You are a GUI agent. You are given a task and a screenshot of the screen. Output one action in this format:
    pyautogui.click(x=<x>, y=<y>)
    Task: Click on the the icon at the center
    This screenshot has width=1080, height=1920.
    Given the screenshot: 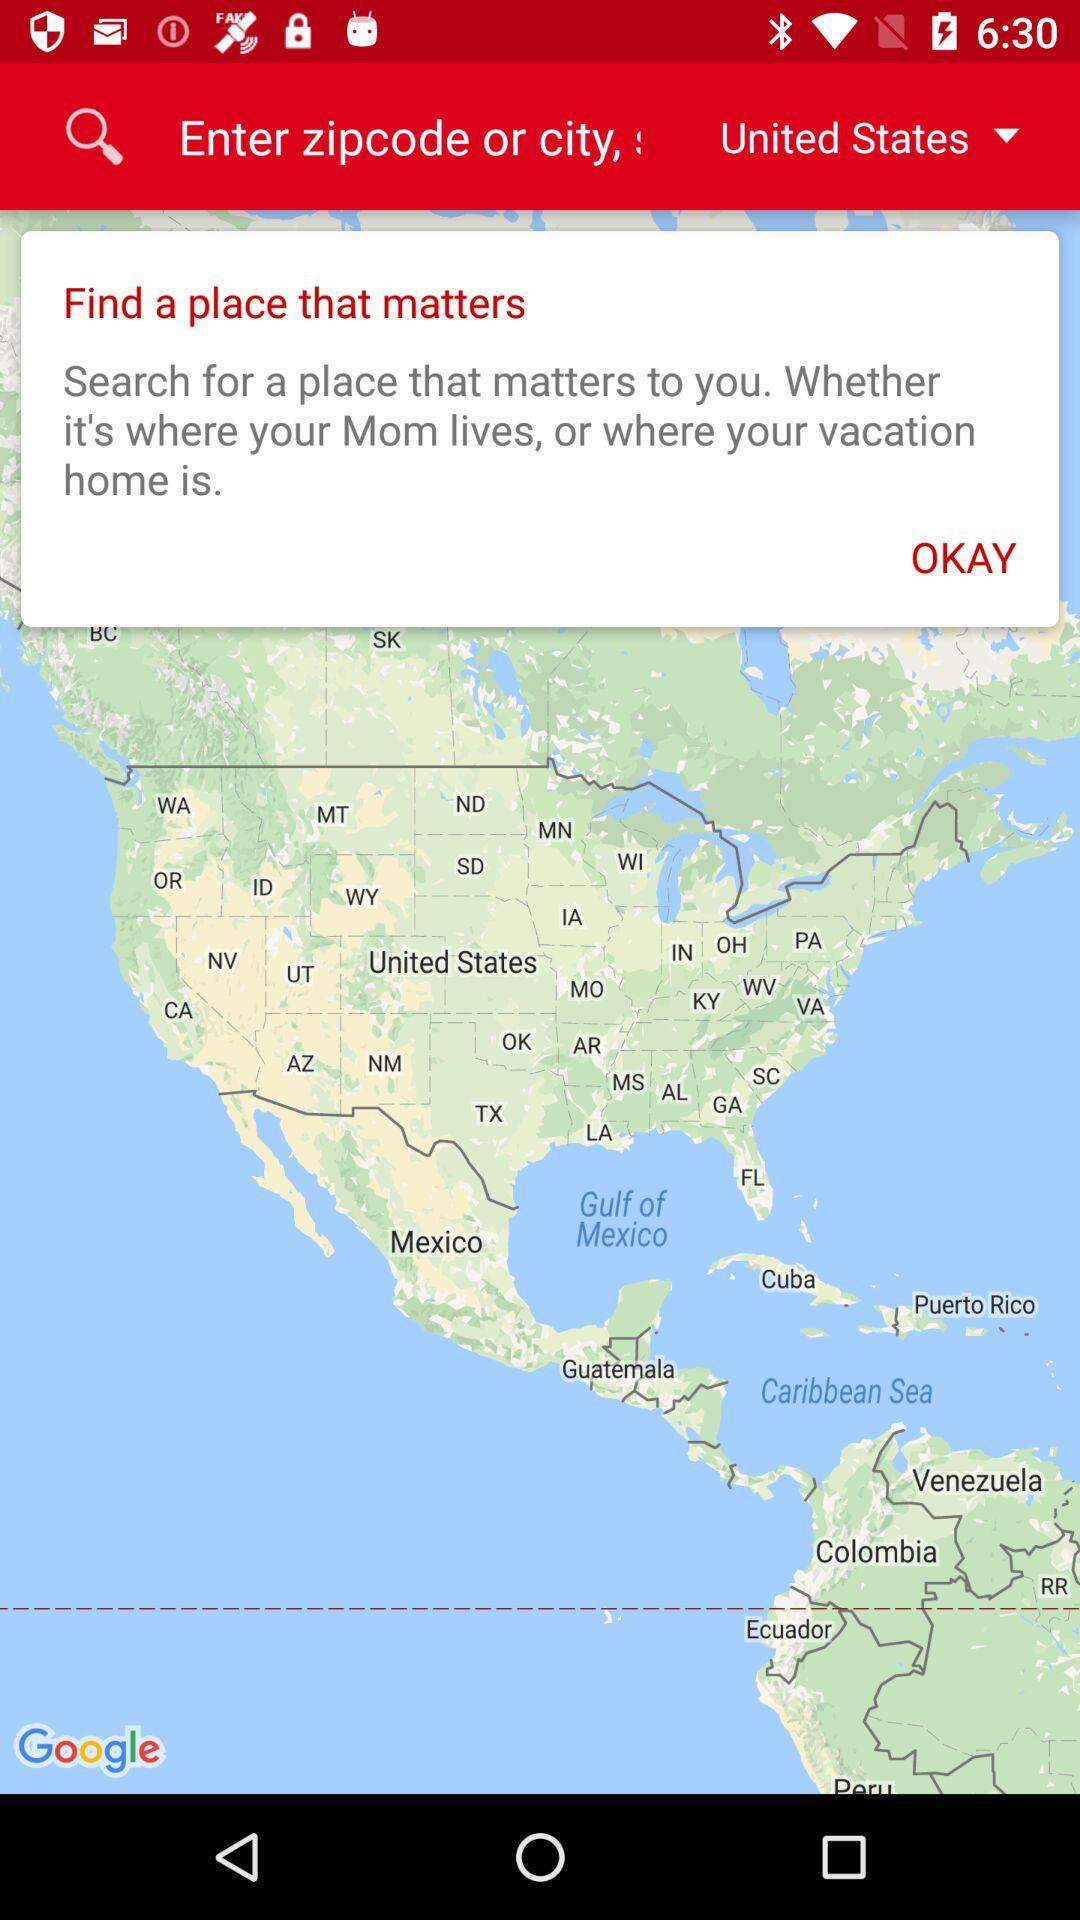 What is the action you would take?
    pyautogui.click(x=540, y=1002)
    